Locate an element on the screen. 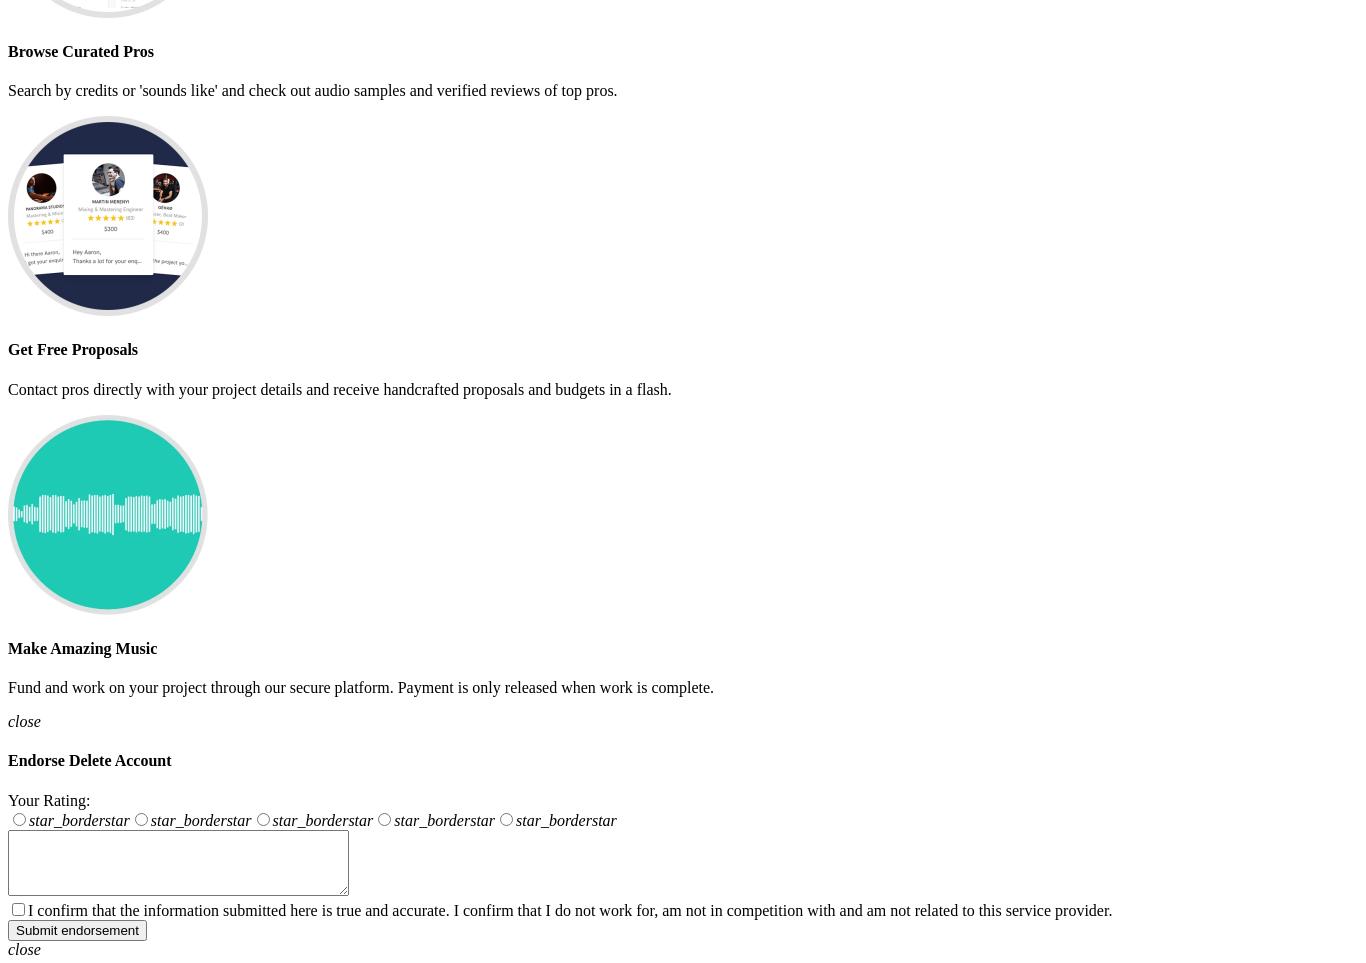 The height and width of the screenshot is (963, 1366). 'Fund and work on your project through our secure platform. Payment is only released when work is complete.' is located at coordinates (360, 687).